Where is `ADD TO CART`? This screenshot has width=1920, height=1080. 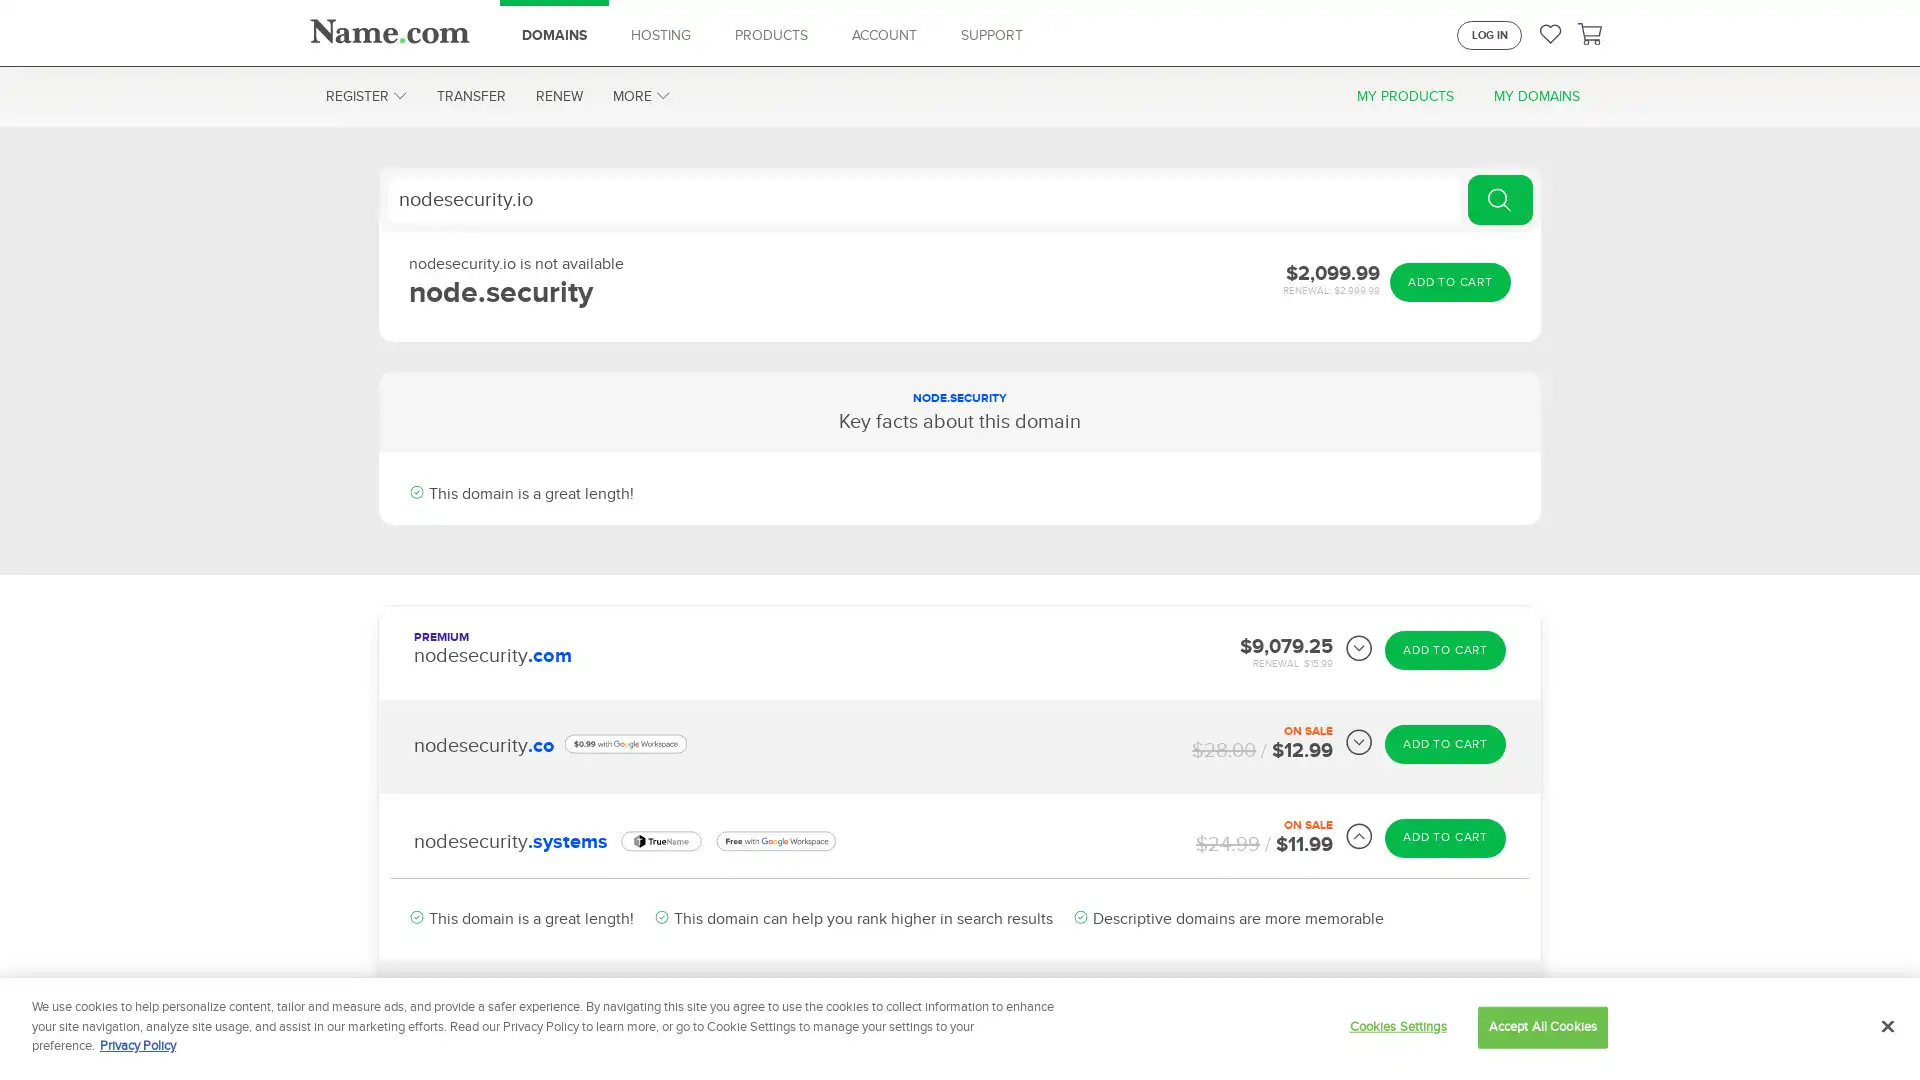 ADD TO CART is located at coordinates (1445, 744).